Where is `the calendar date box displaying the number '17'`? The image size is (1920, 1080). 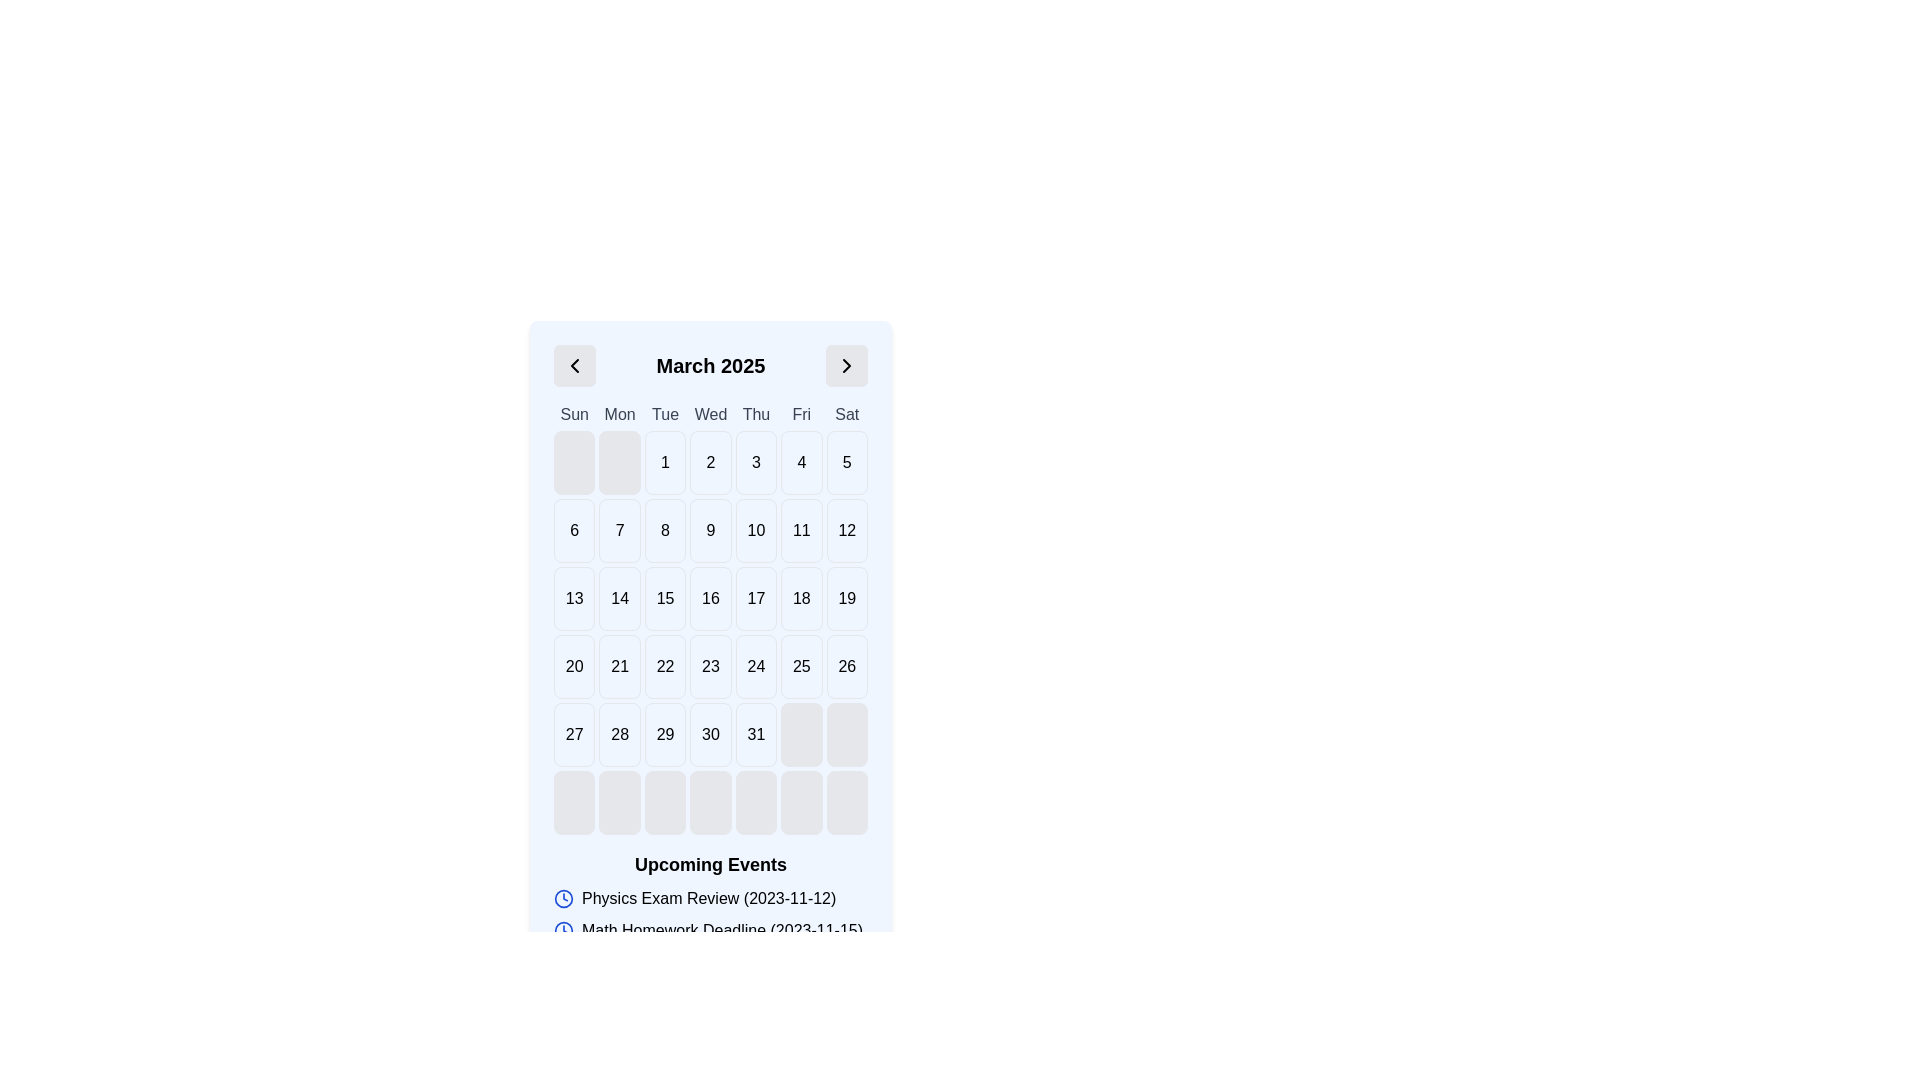
the calendar date box displaying the number '17' is located at coordinates (755, 597).